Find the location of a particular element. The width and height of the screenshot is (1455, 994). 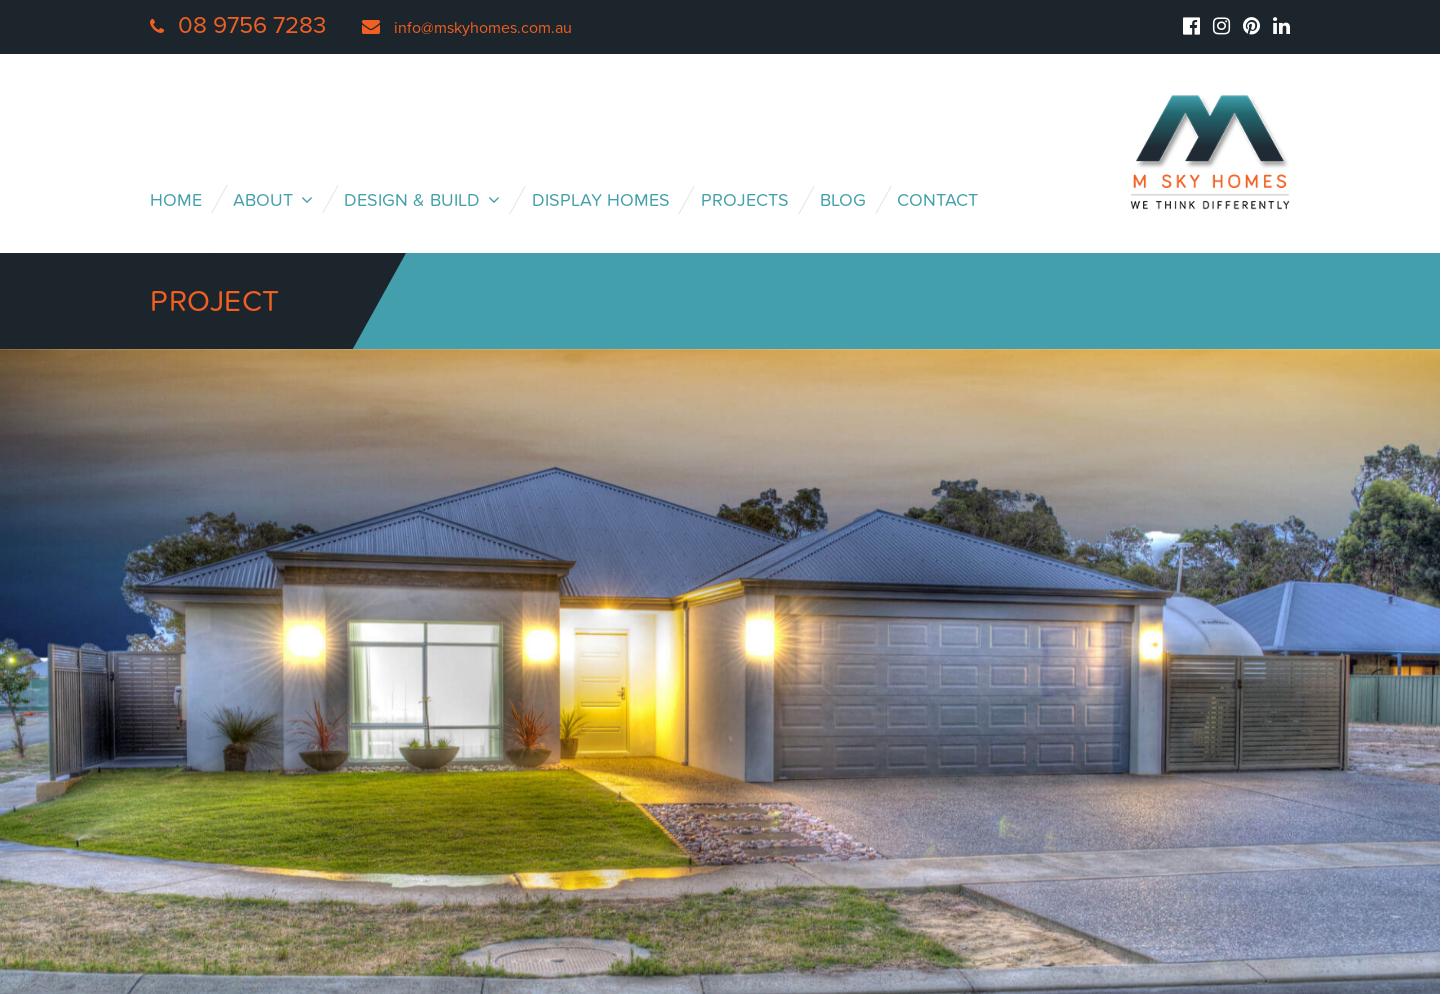

'info@mskyhomes.com.au' is located at coordinates (394, 28).